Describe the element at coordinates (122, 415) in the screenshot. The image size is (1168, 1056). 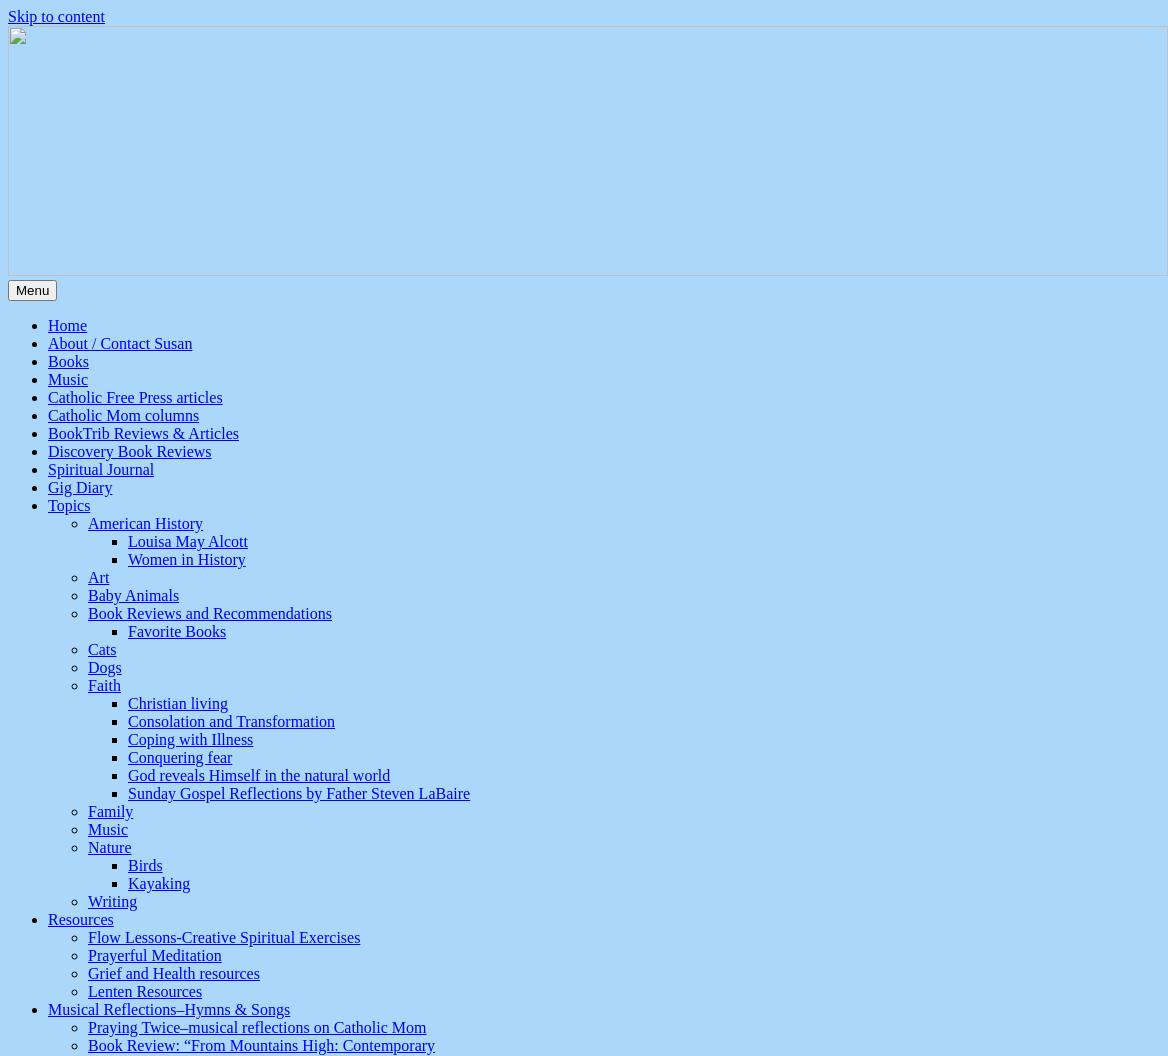
I see `'Catholic Mom columns'` at that location.